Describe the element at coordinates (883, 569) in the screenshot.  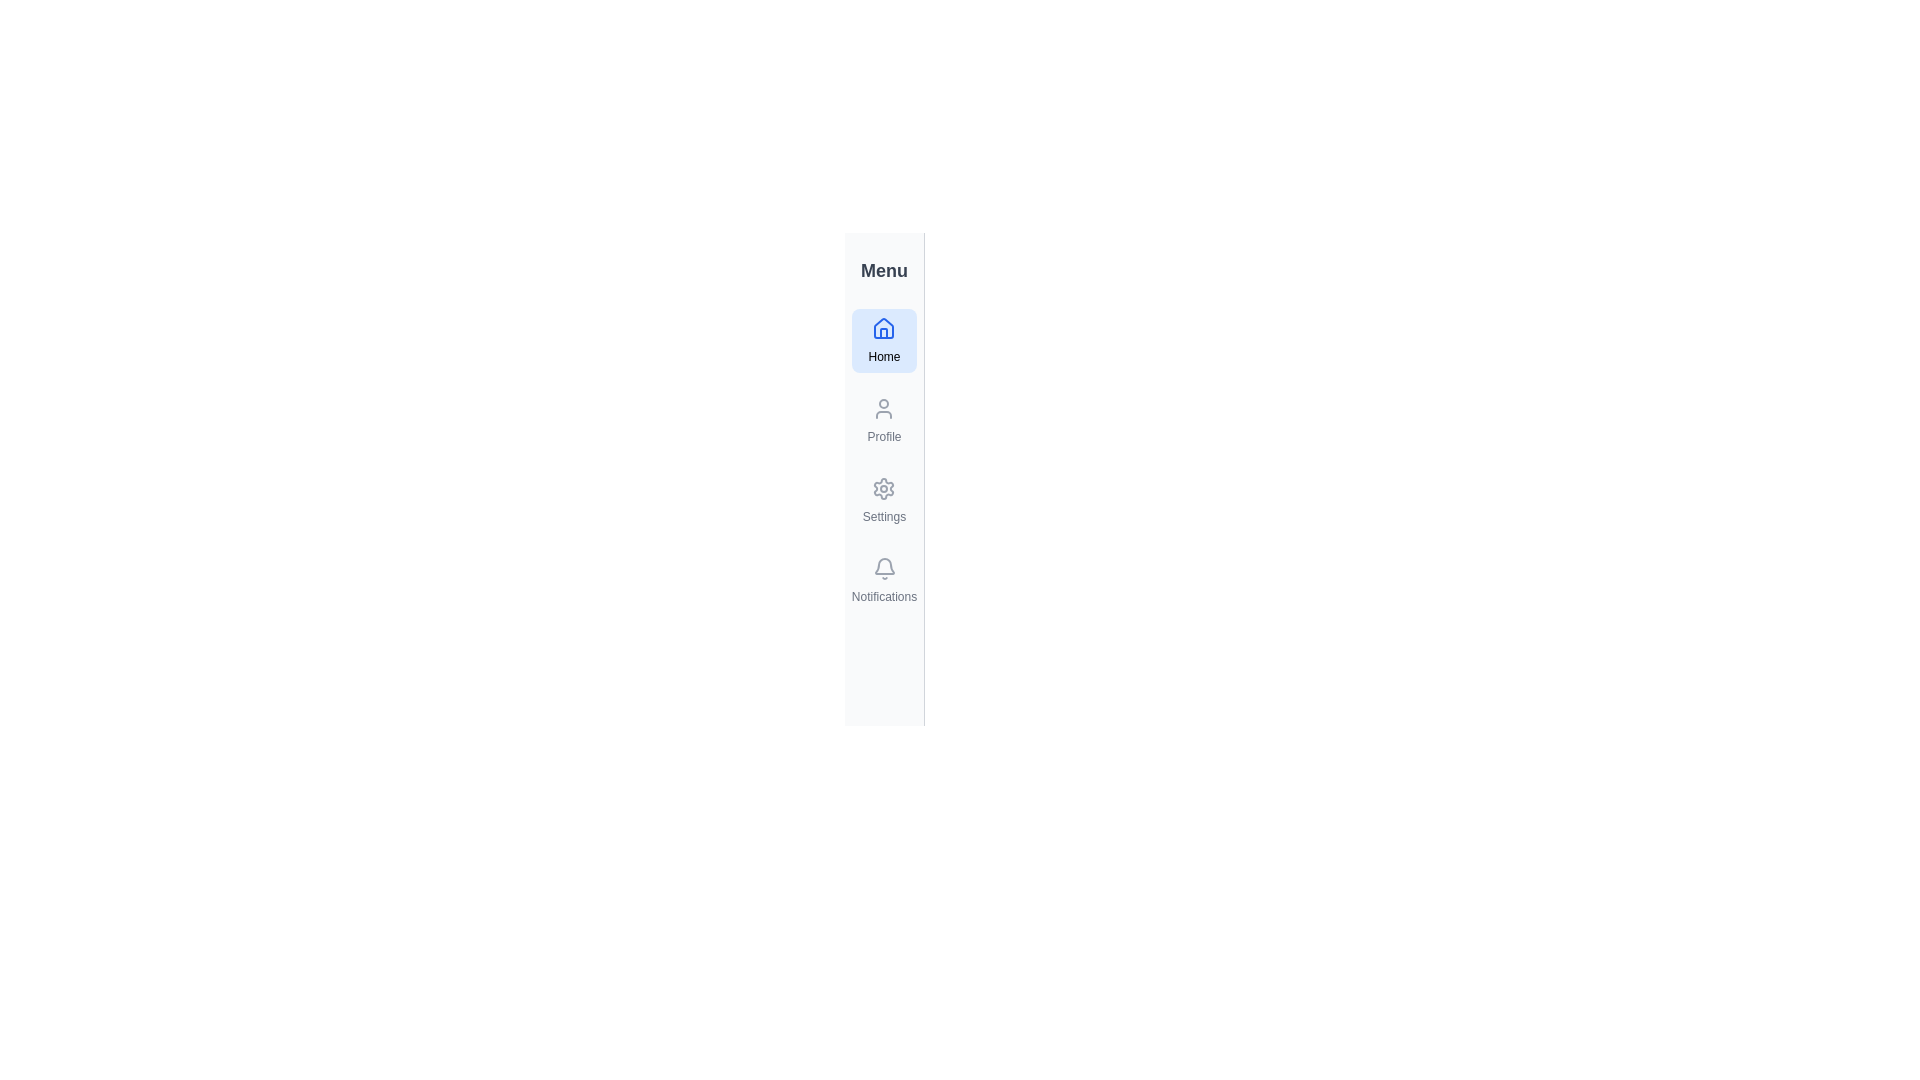
I see `the outlined bell icon with a gray stroke located above the 'Notifications' text label in the vertical menu` at that location.